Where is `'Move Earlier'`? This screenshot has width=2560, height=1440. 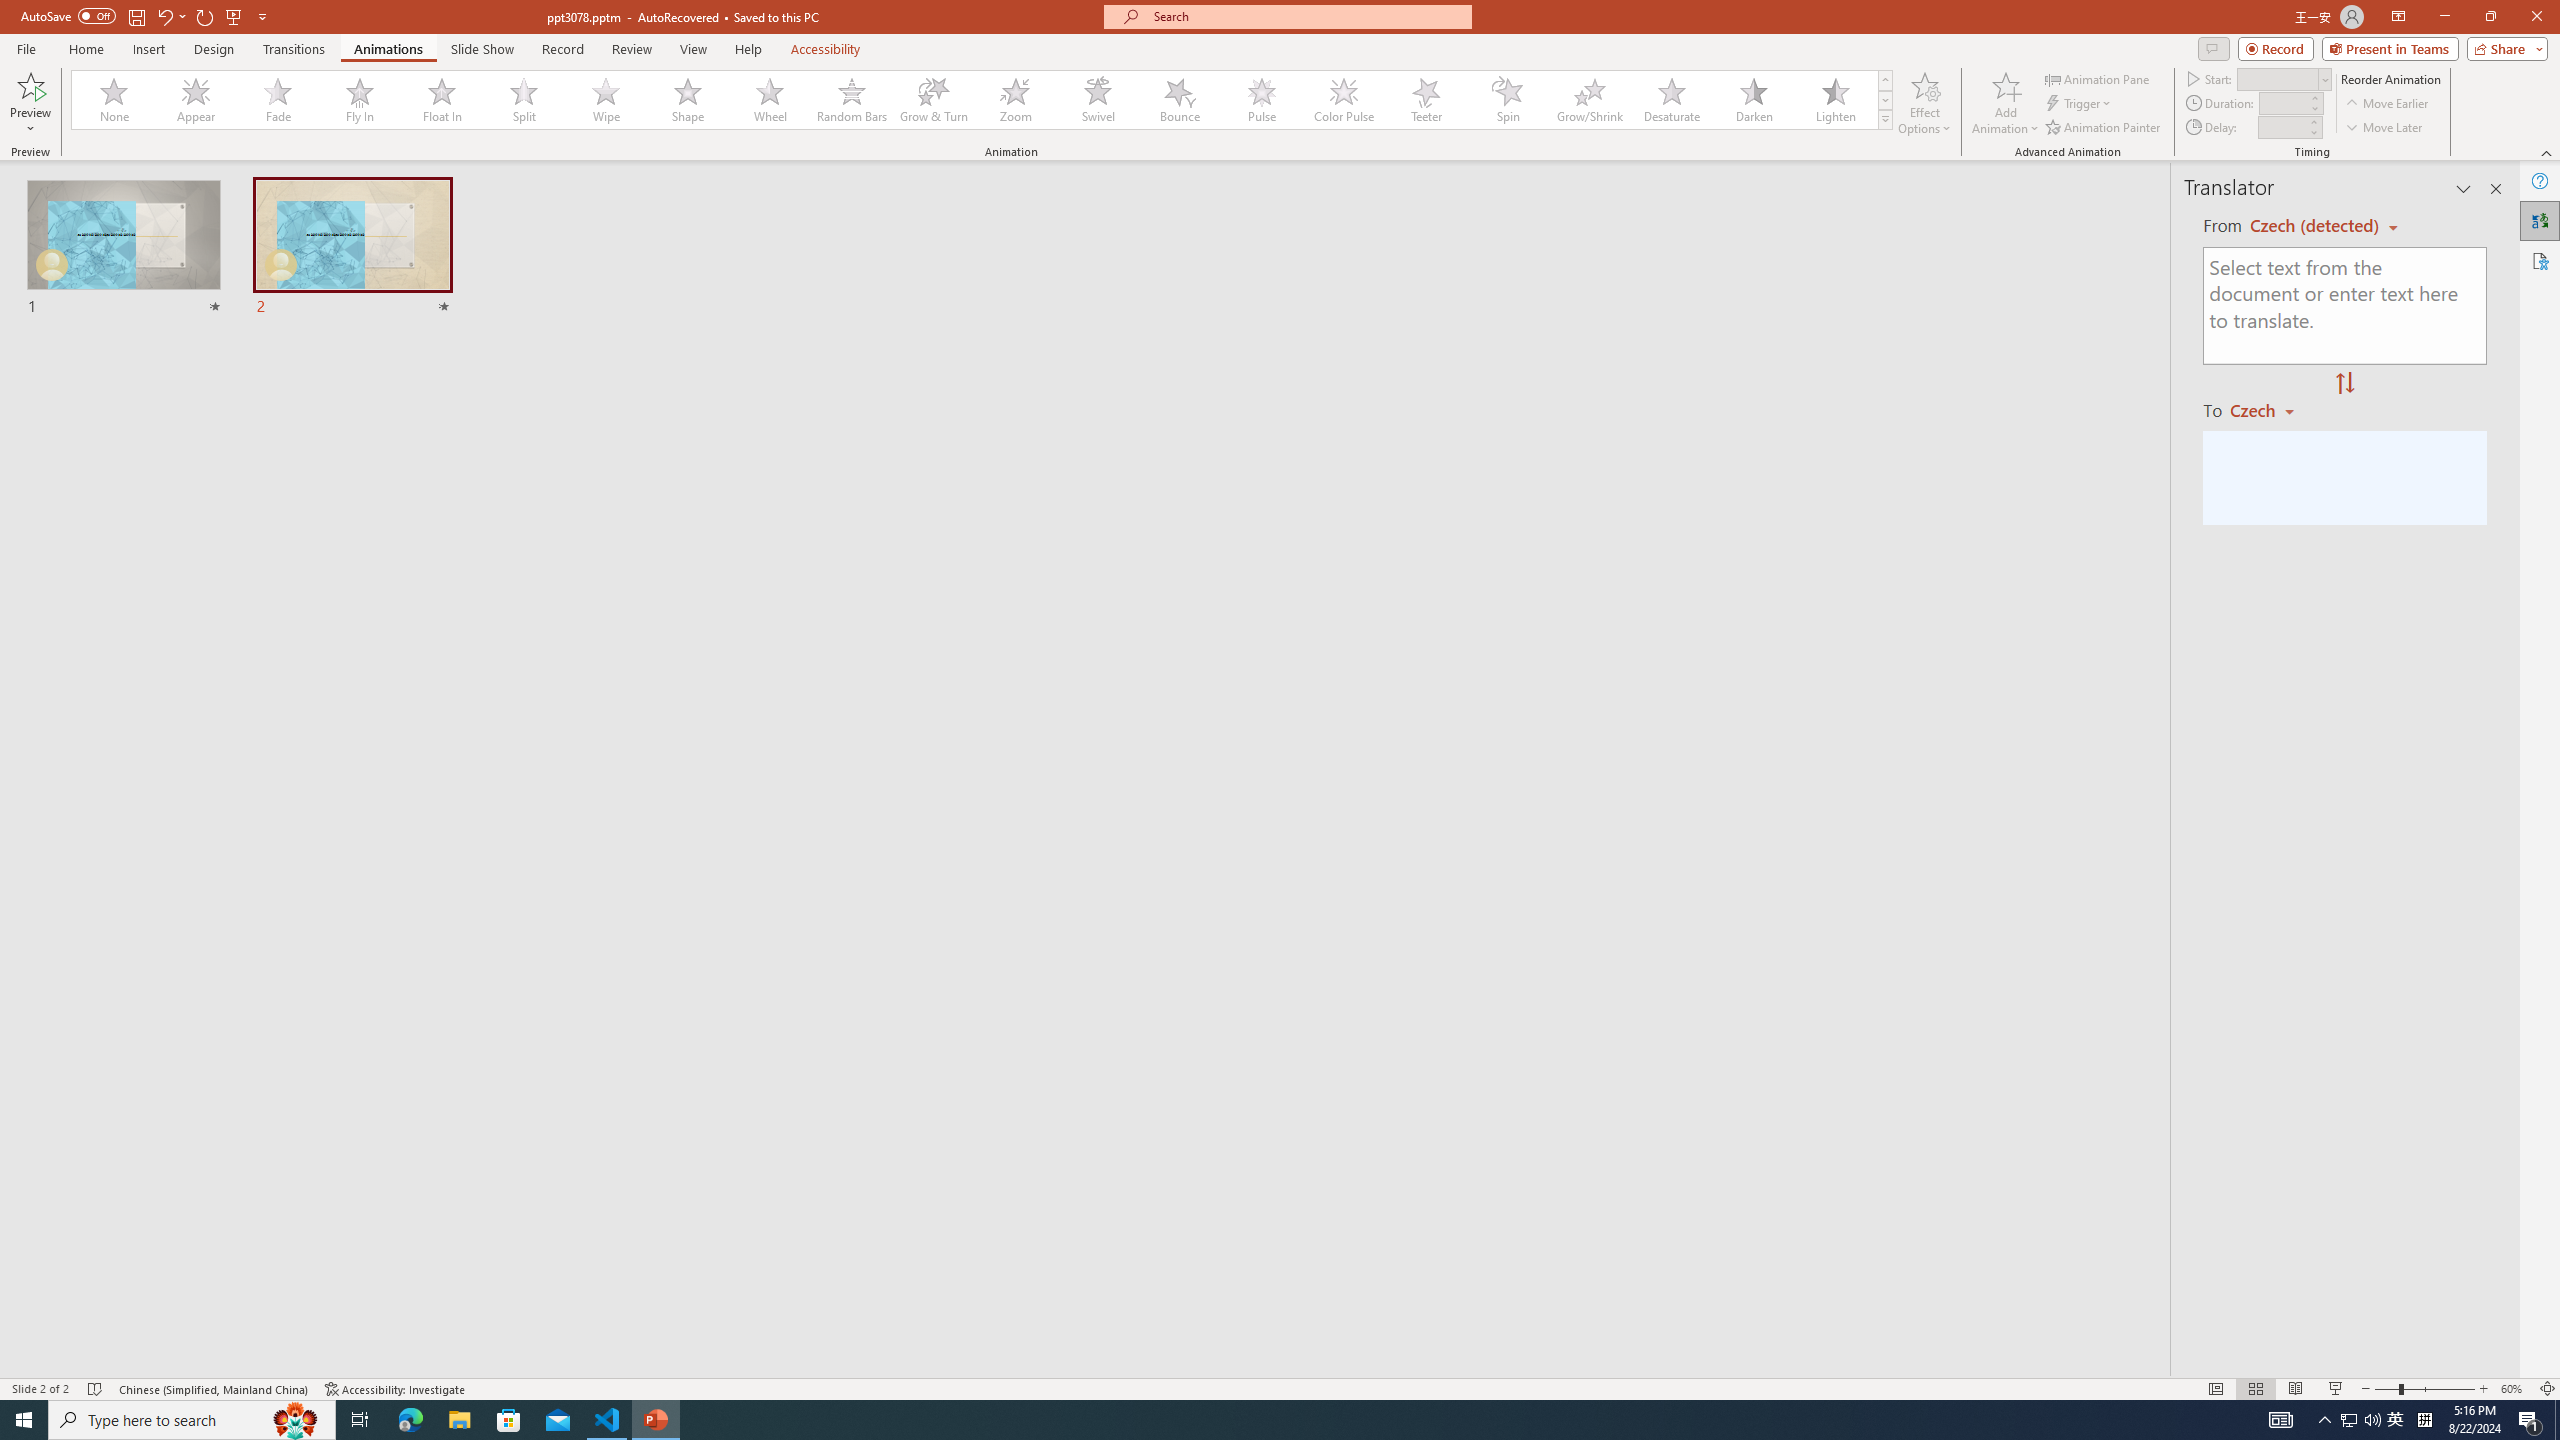 'Move Earlier' is located at coordinates (2386, 103).